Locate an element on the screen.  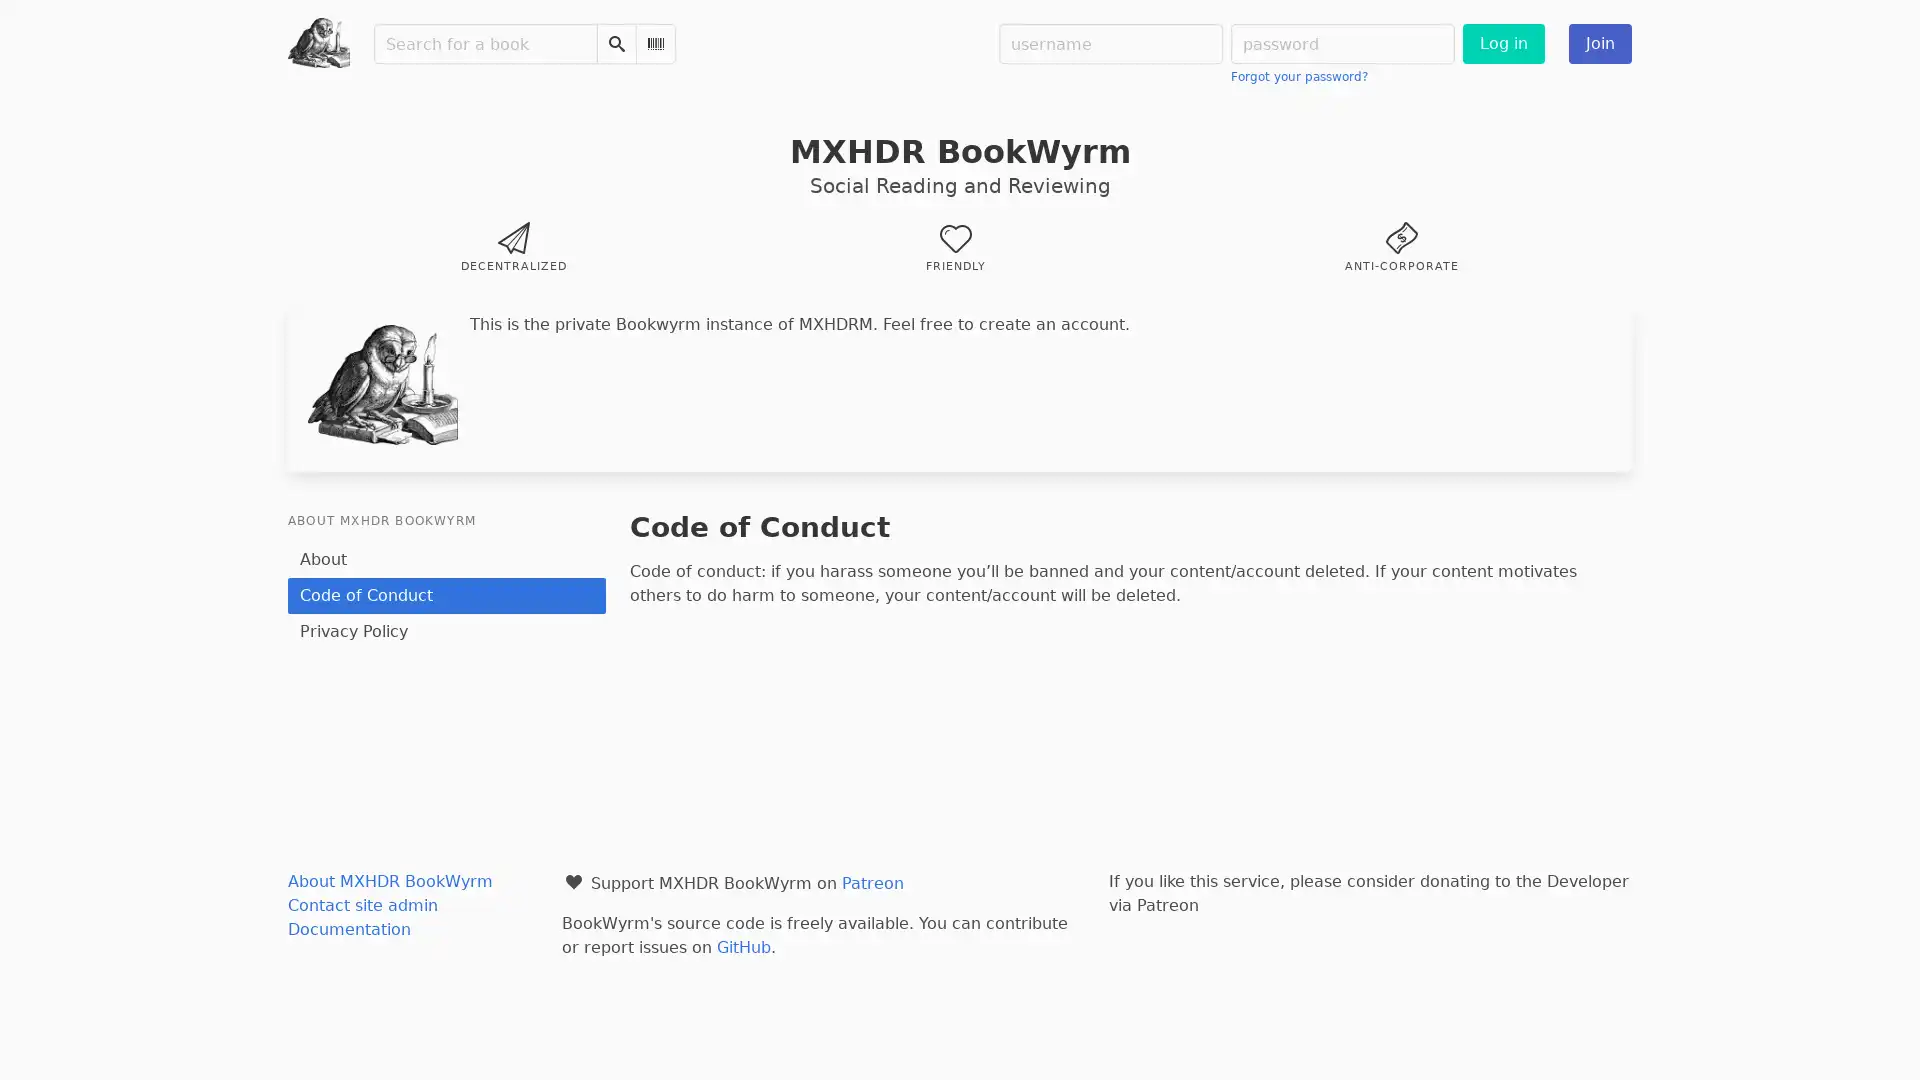
Scan Barcode is located at coordinates (656, 43).